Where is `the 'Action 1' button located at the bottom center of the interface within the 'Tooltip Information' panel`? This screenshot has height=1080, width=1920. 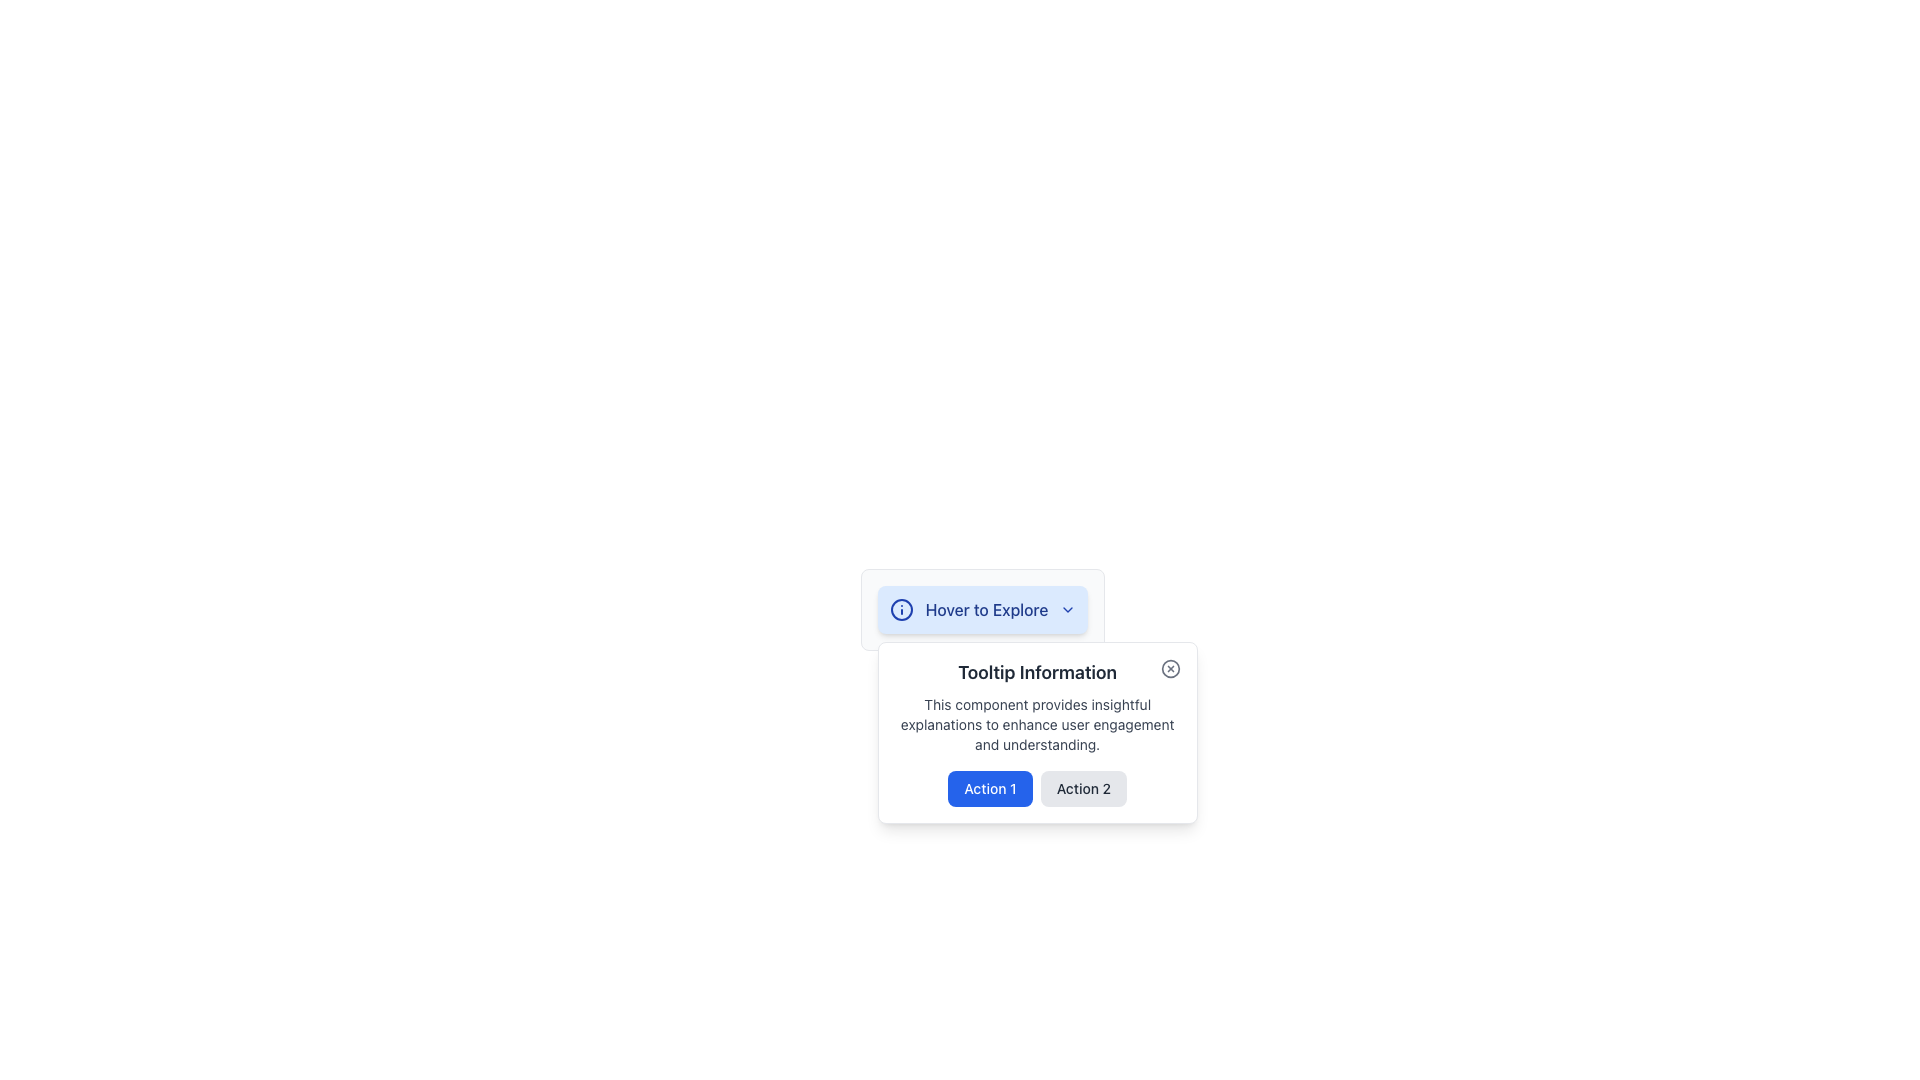 the 'Action 1' button located at the bottom center of the interface within the 'Tooltip Information' panel is located at coordinates (990, 788).